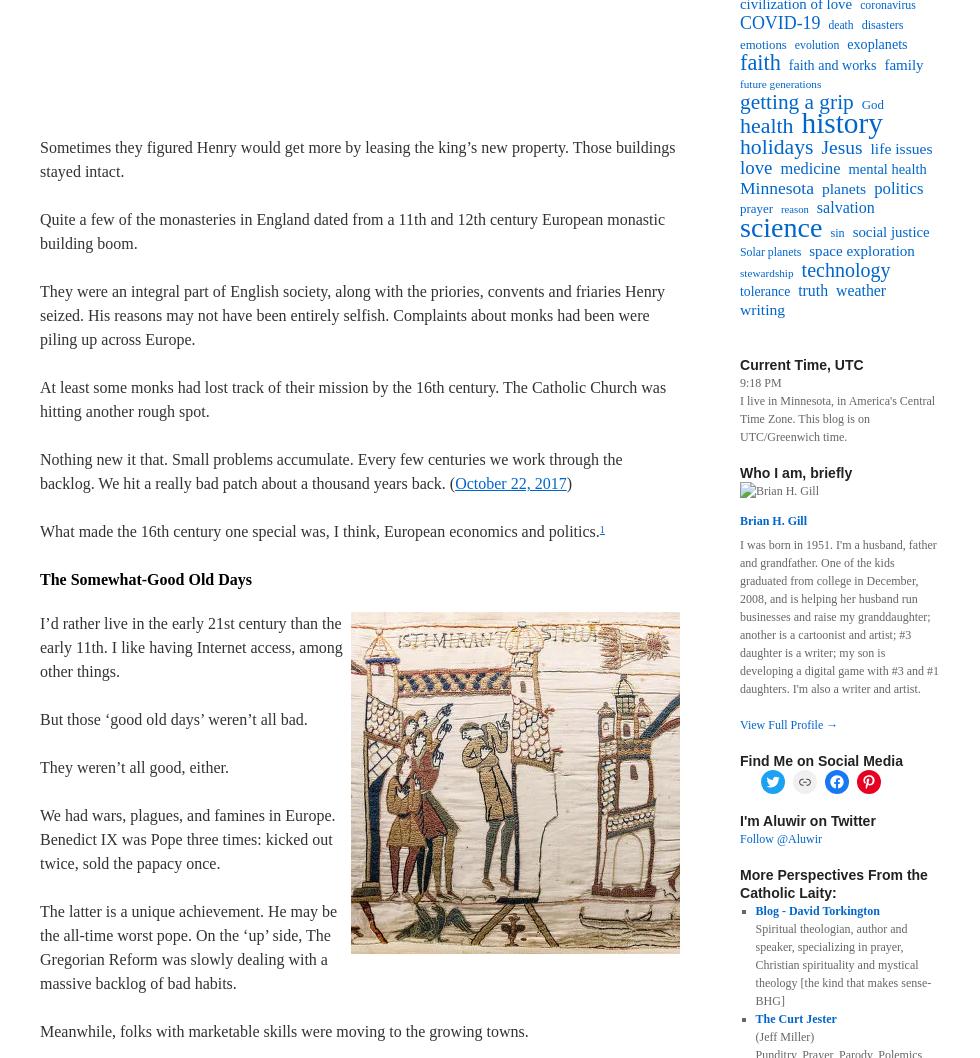  Describe the element at coordinates (39, 470) in the screenshot. I see `'Nothing new it that. Small problems accumulate. Every few centuries we work through the backlog. We hit a really bad patch about a thousand years back. ('` at that location.